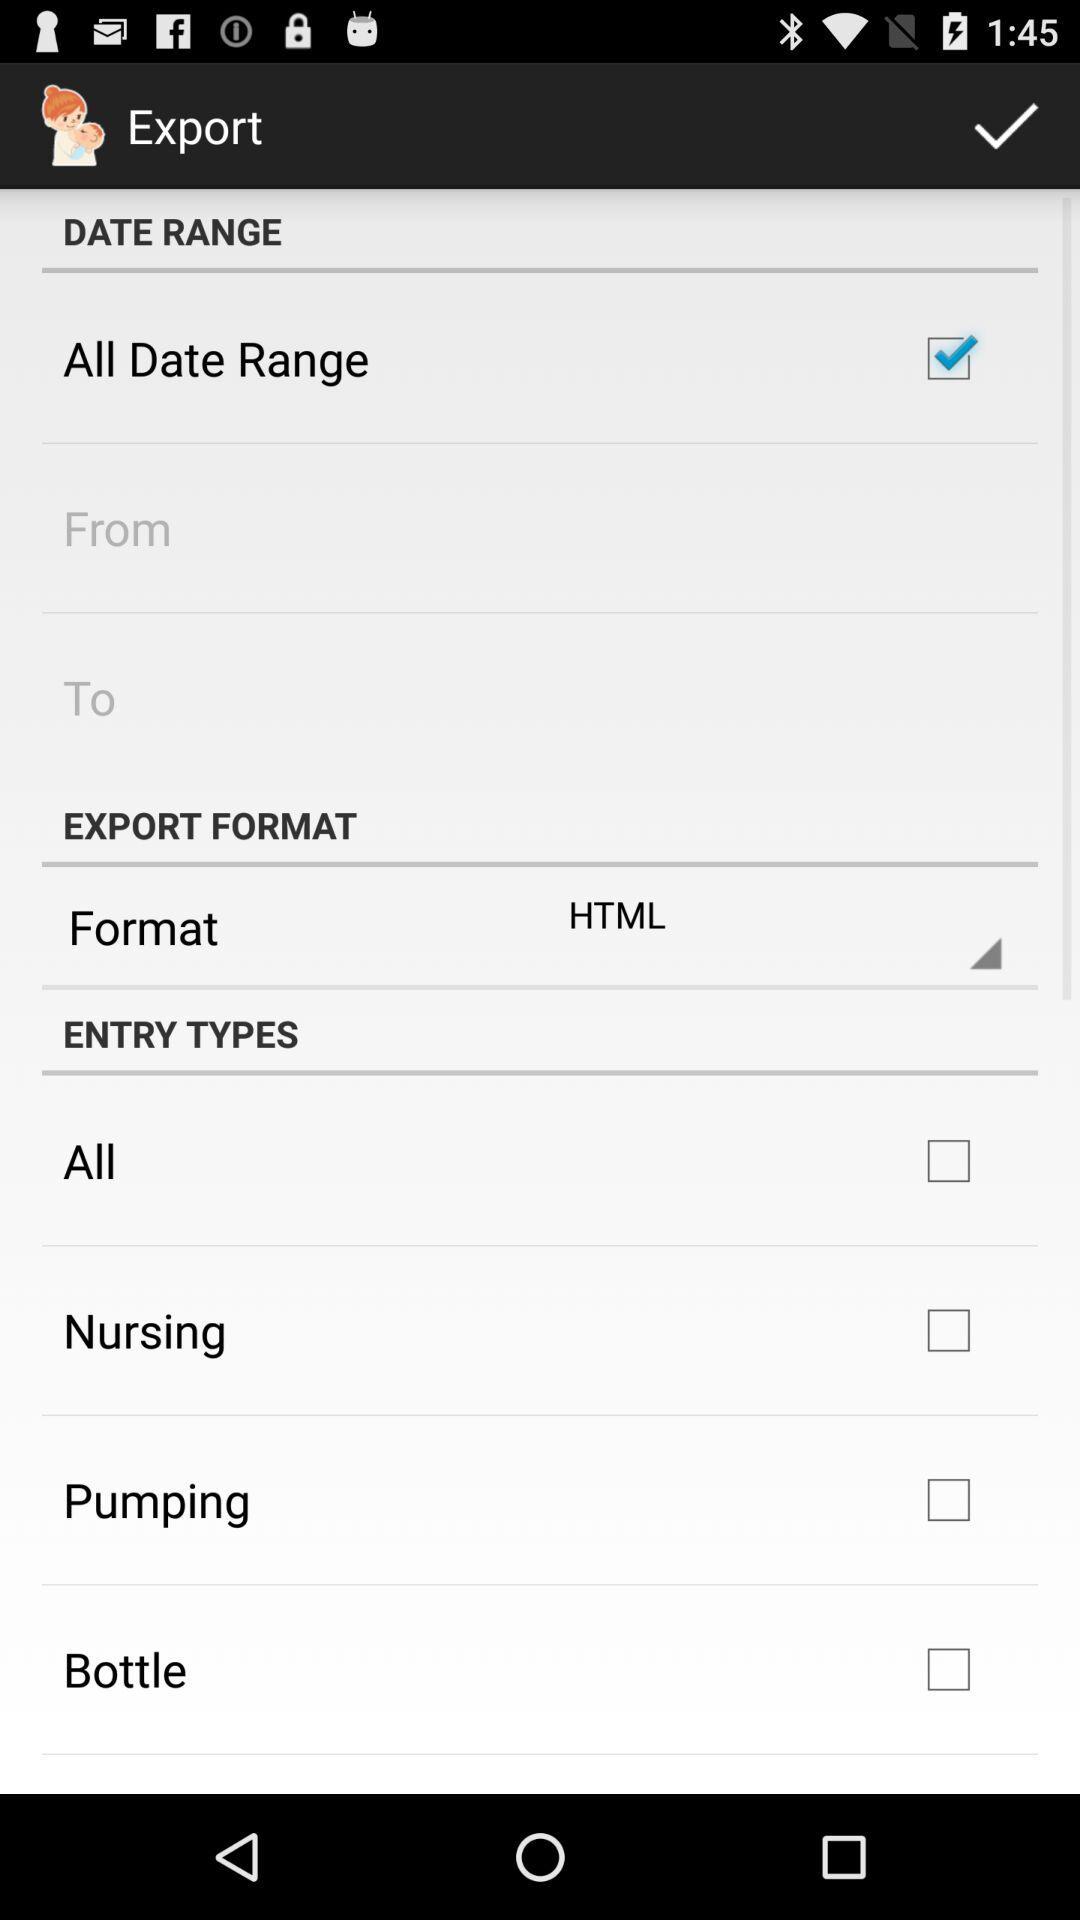 This screenshot has height=1920, width=1080. Describe the element at coordinates (124, 1669) in the screenshot. I see `the bottle icon` at that location.